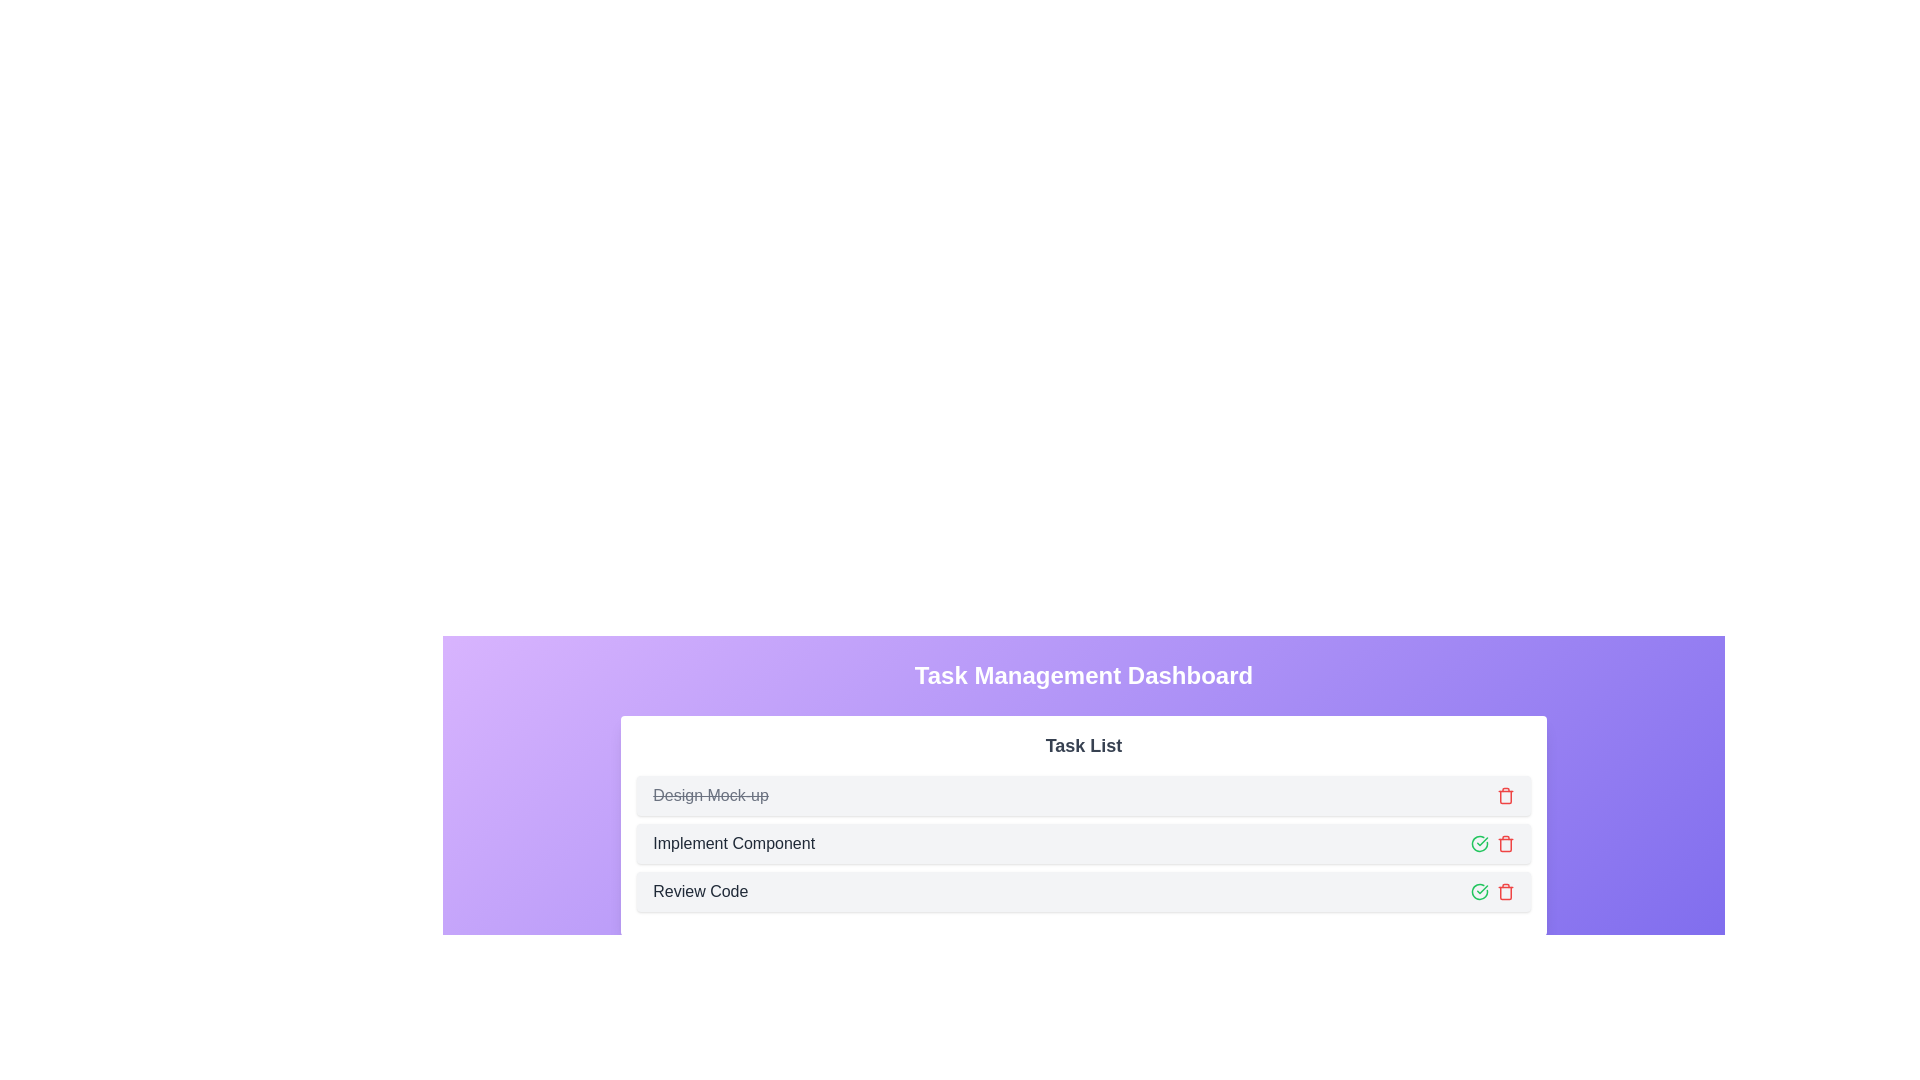  What do you see at coordinates (710, 794) in the screenshot?
I see `the text element displaying 'Design Mock-up' which has a strikethrough style and is in a grayish tone` at bounding box center [710, 794].